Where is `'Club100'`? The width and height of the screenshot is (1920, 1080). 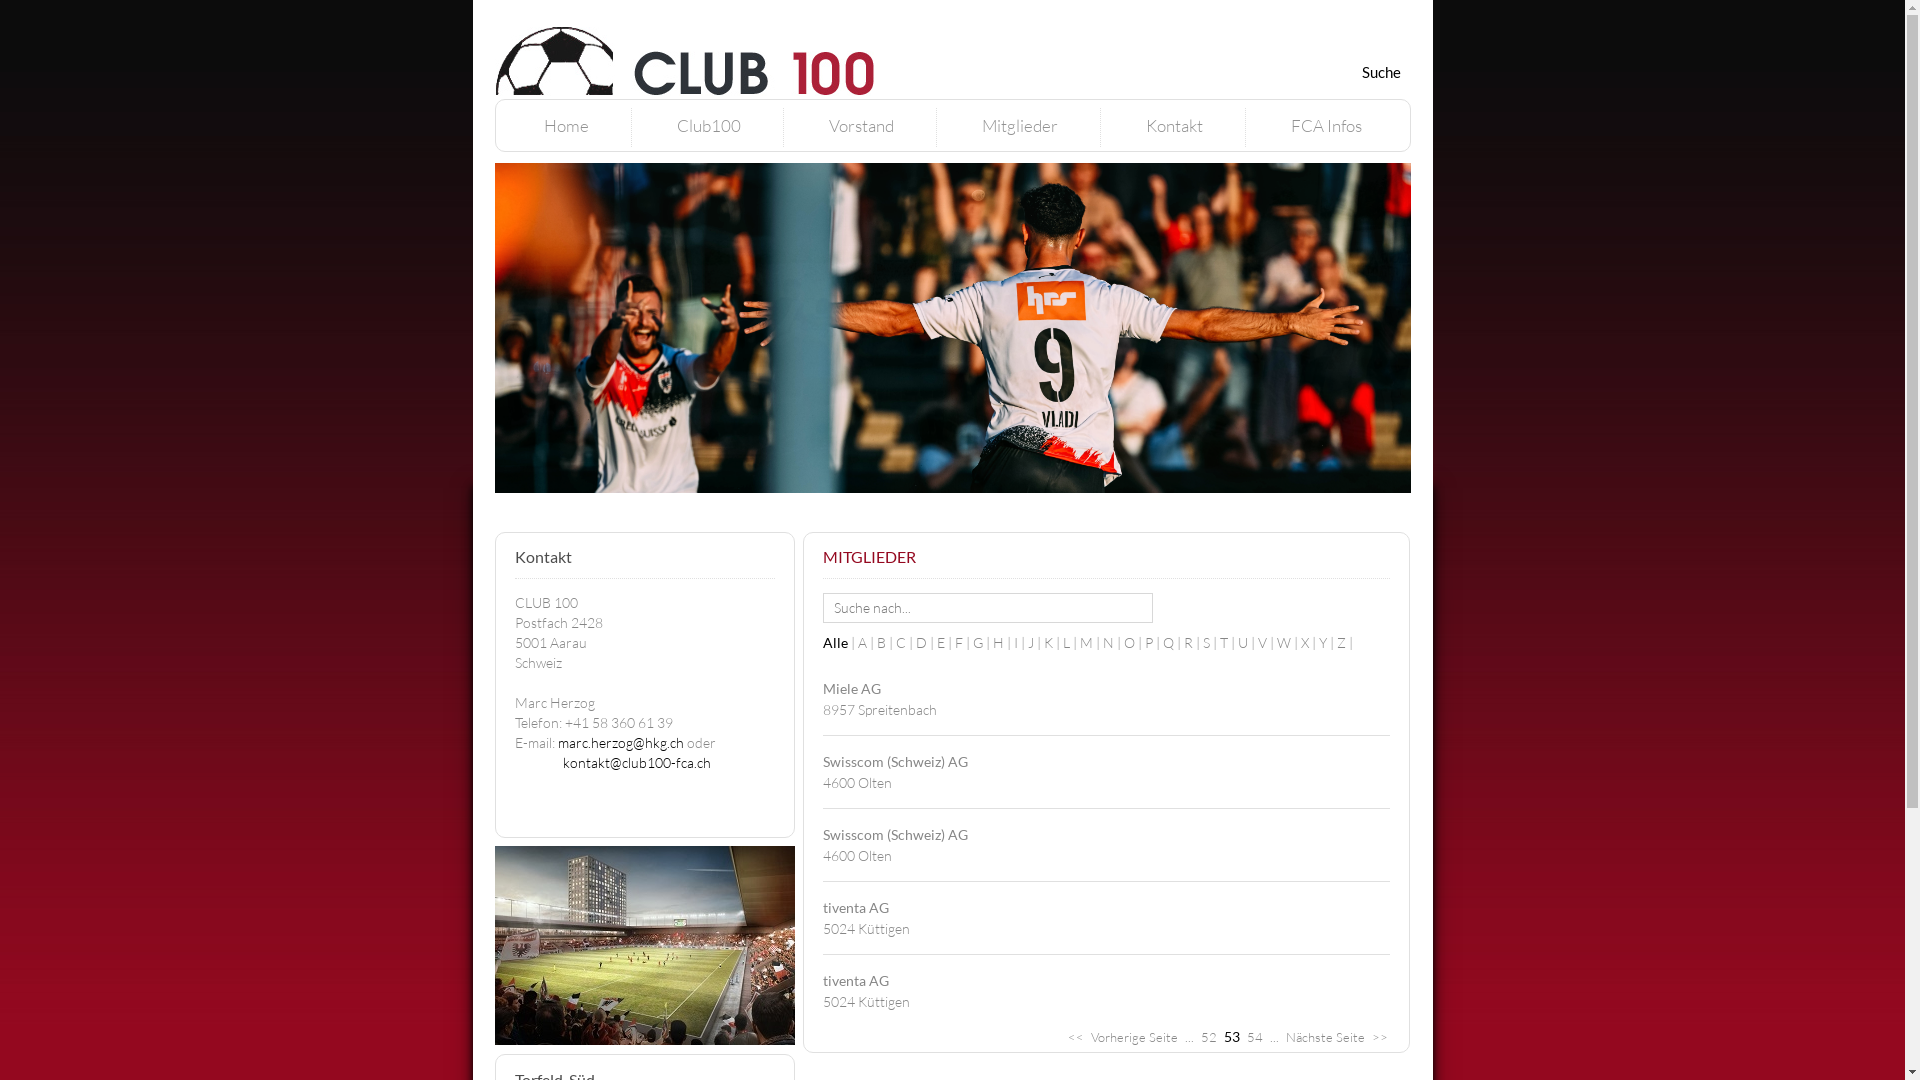
'Club100' is located at coordinates (708, 125).